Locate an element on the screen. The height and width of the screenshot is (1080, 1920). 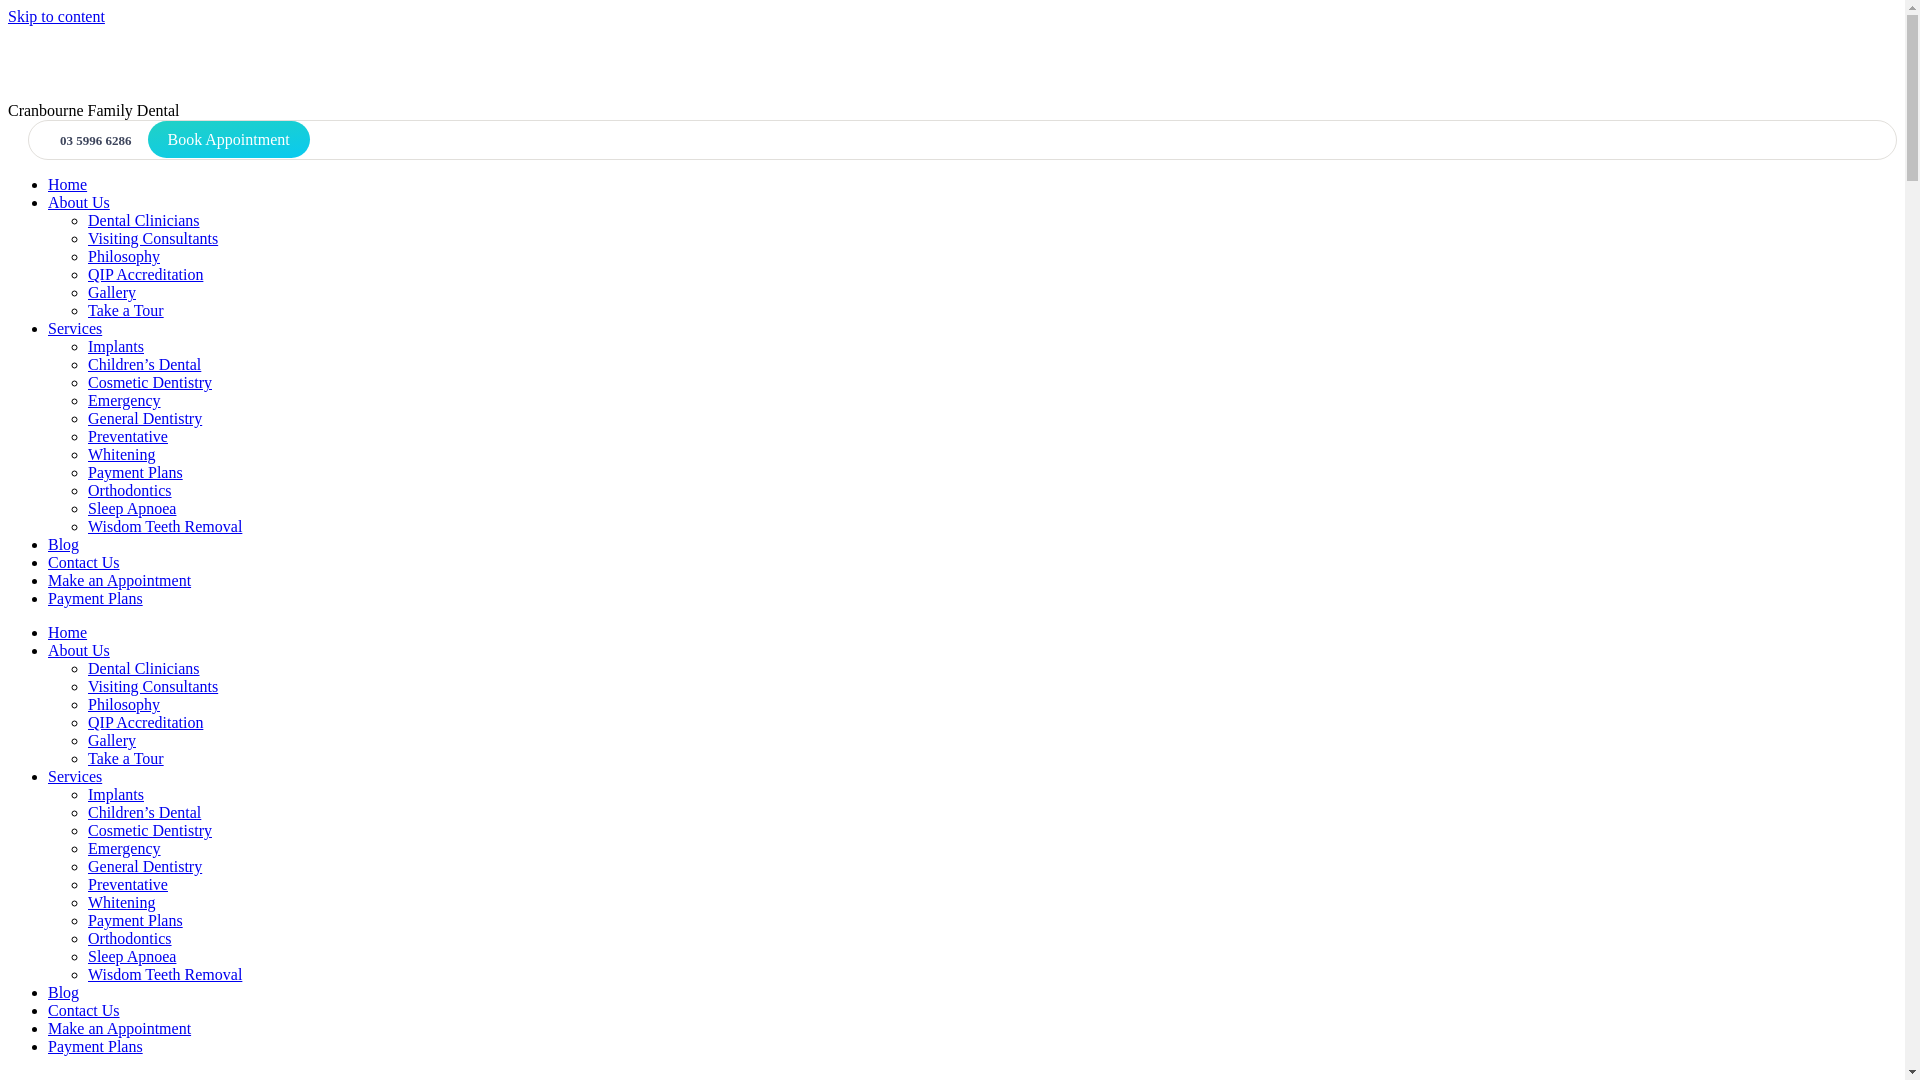
'Implants' is located at coordinates (114, 345).